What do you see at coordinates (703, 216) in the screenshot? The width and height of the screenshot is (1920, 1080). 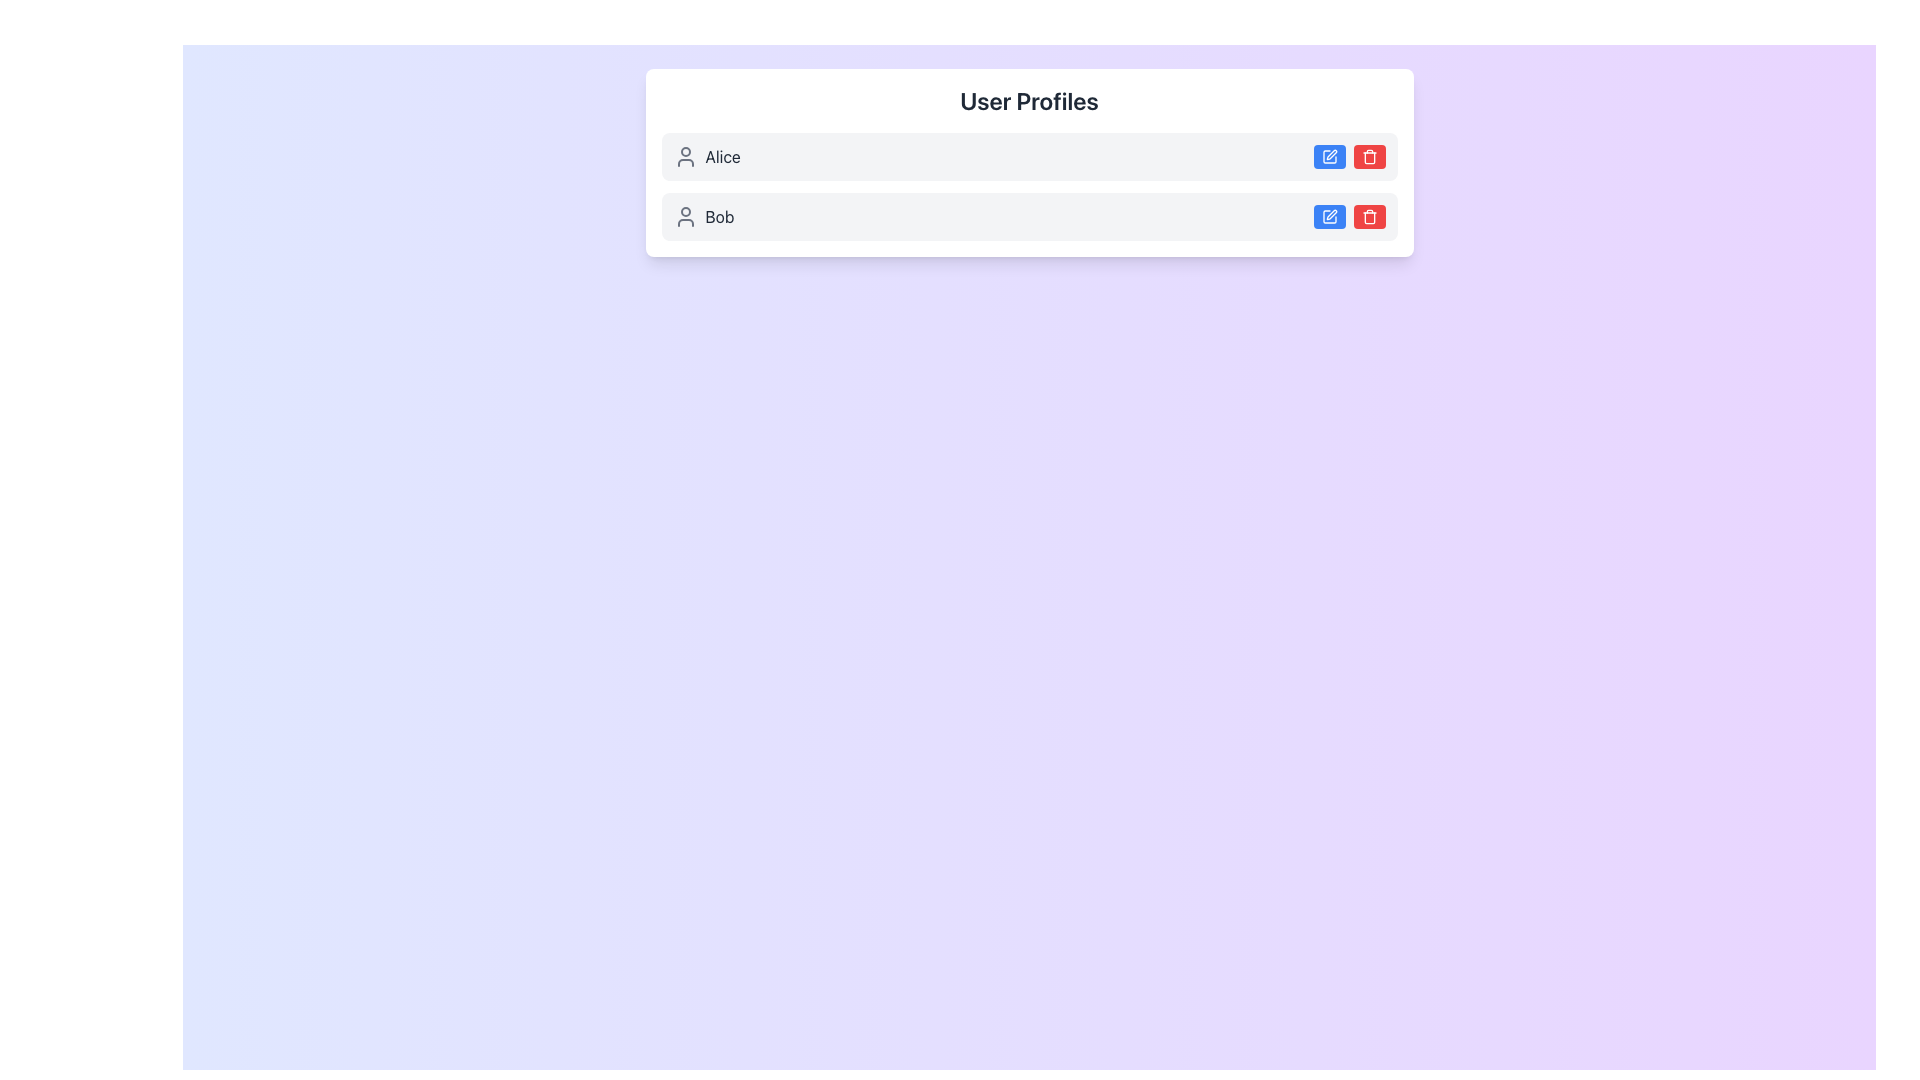 I see `the text area displaying 'Bob' in the 'User Profiles' section, located in the second row, to initiate interaction` at bounding box center [703, 216].